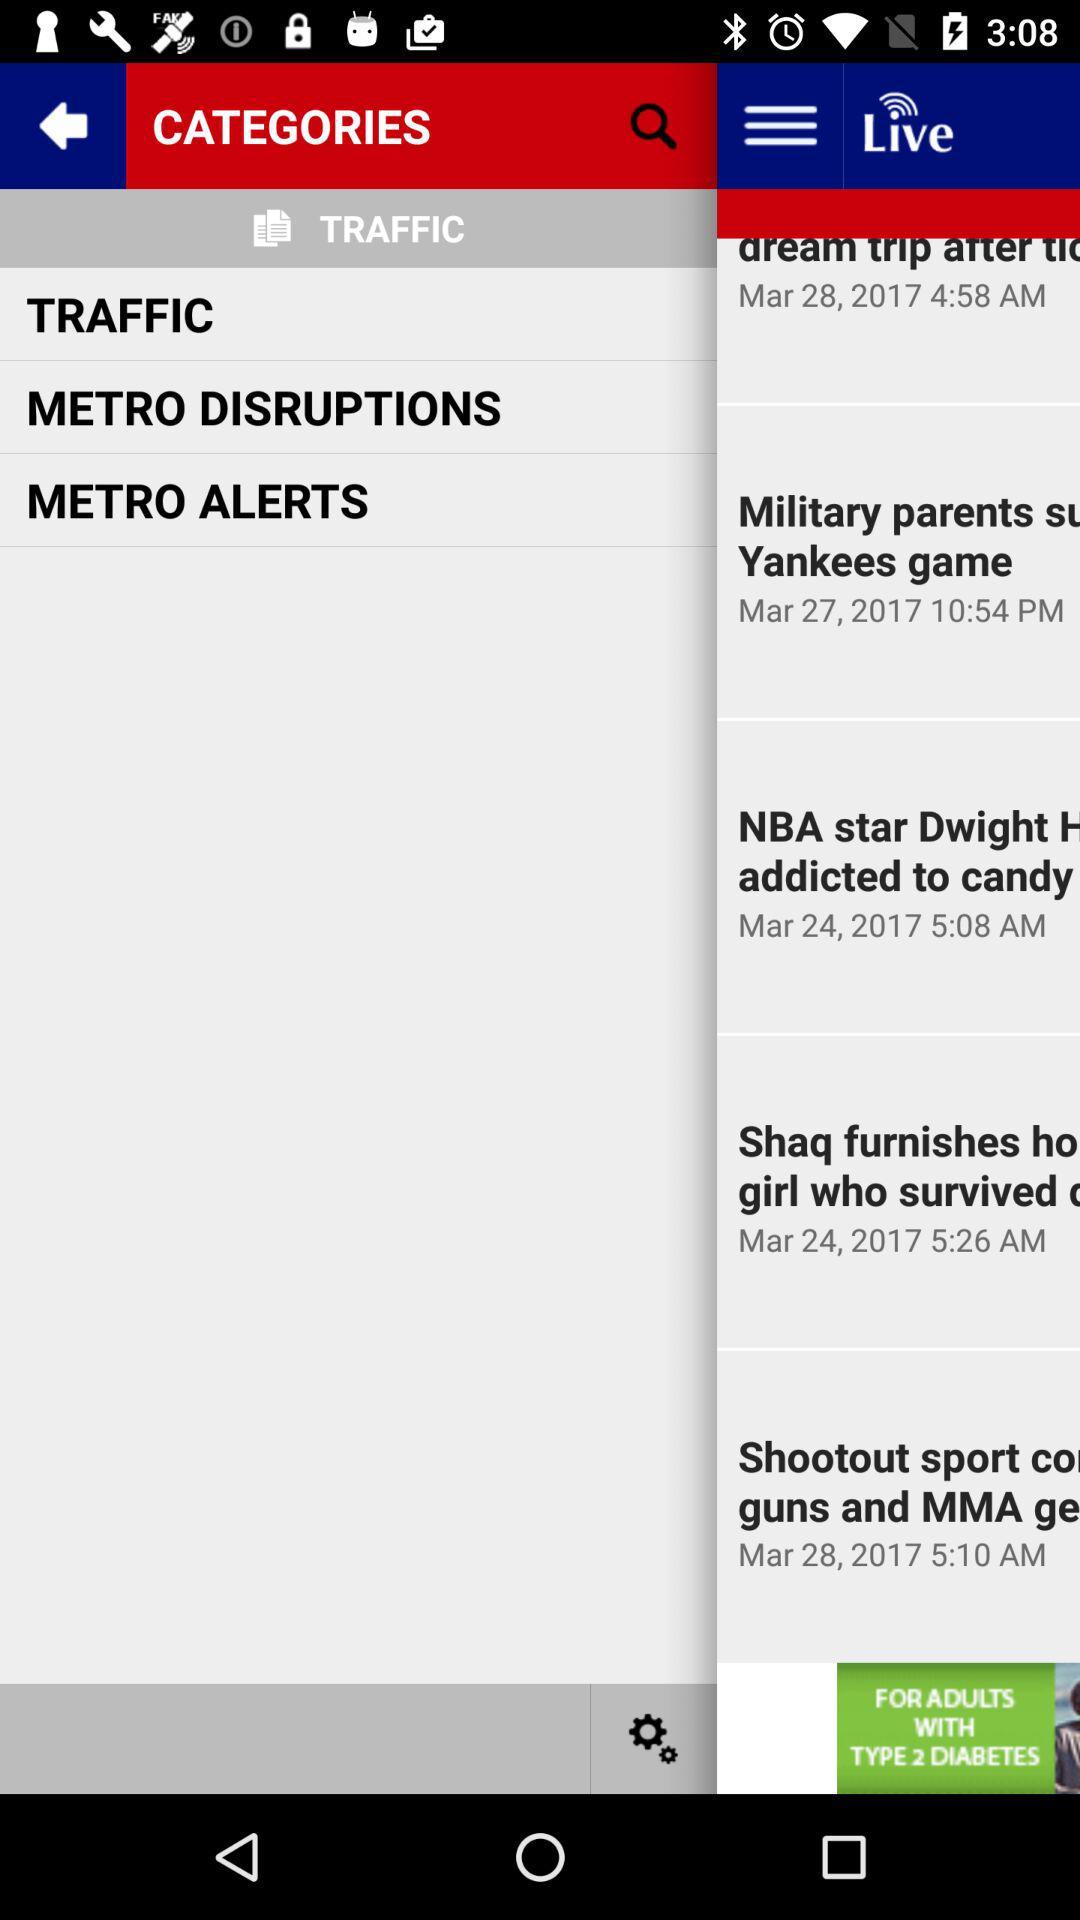  Describe the element at coordinates (778, 124) in the screenshot. I see `setting bar` at that location.